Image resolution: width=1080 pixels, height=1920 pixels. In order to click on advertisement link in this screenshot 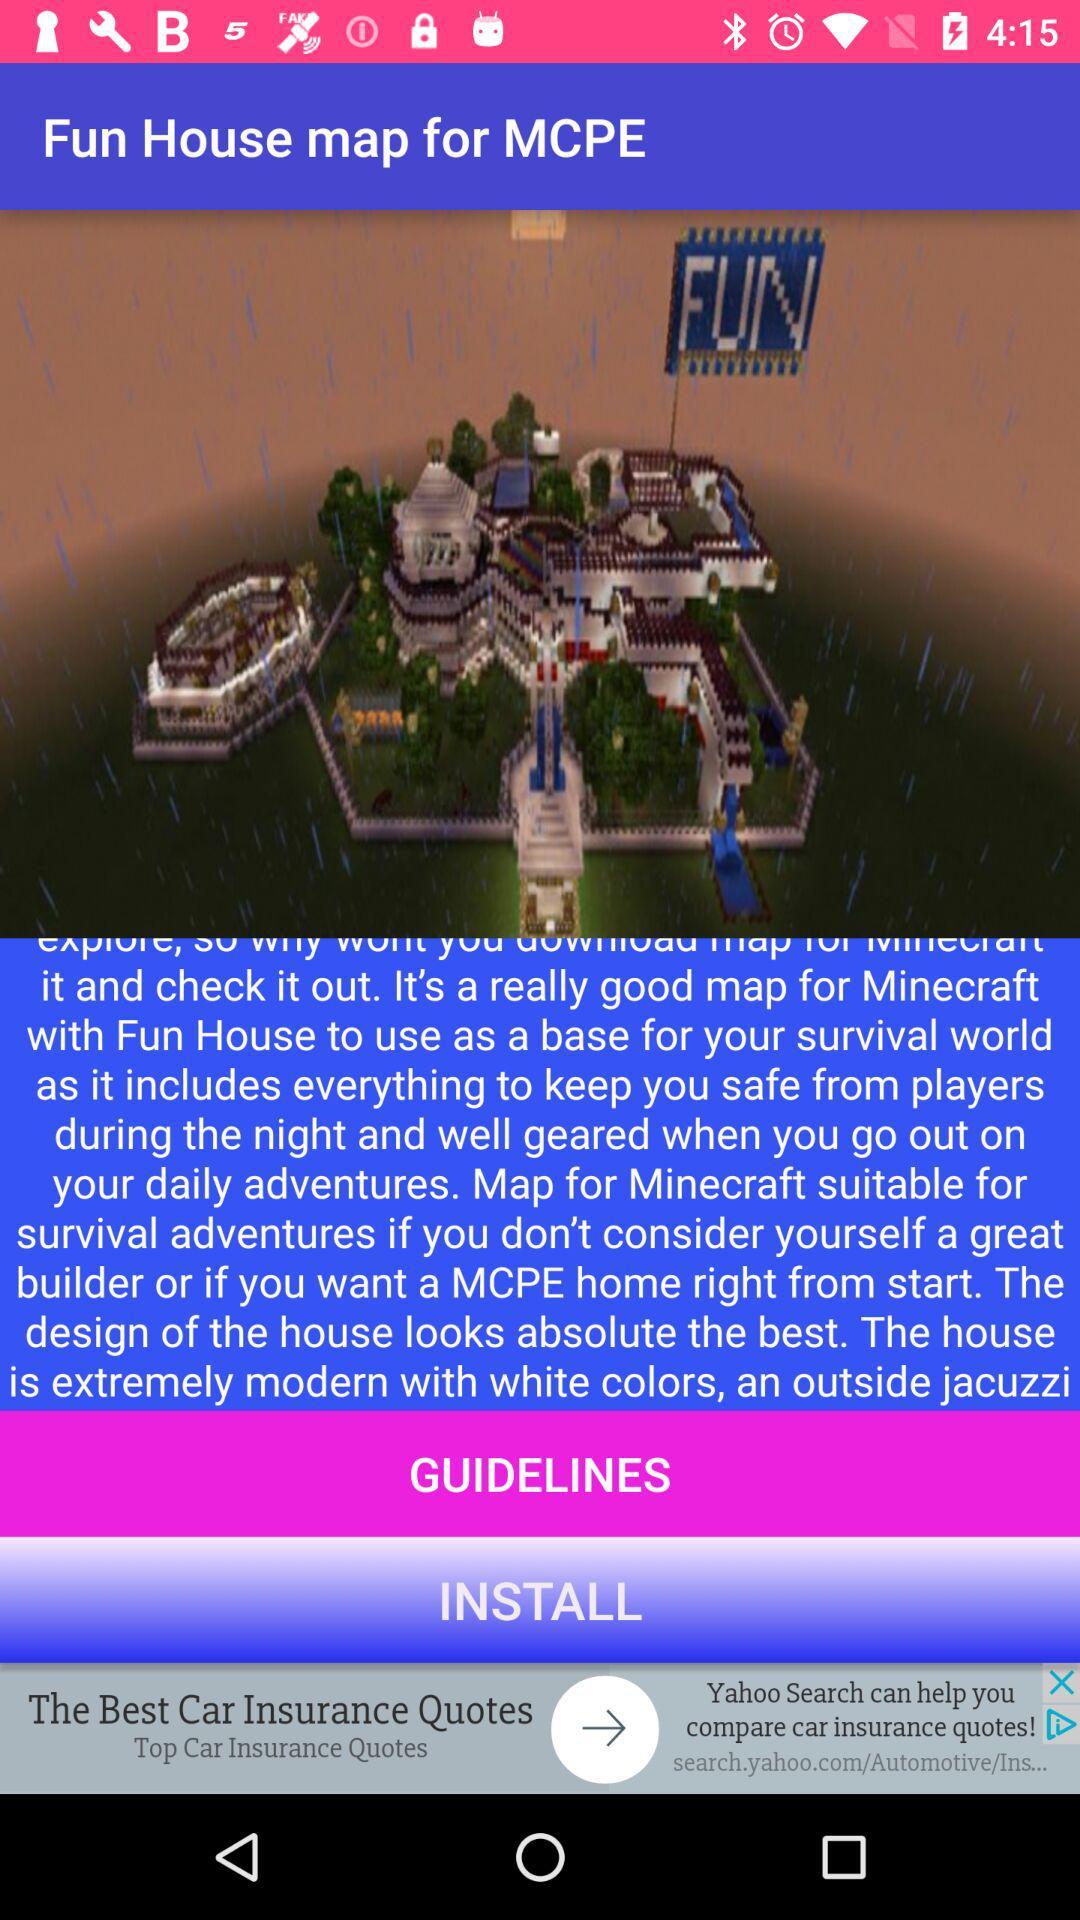, I will do `click(540, 1727)`.